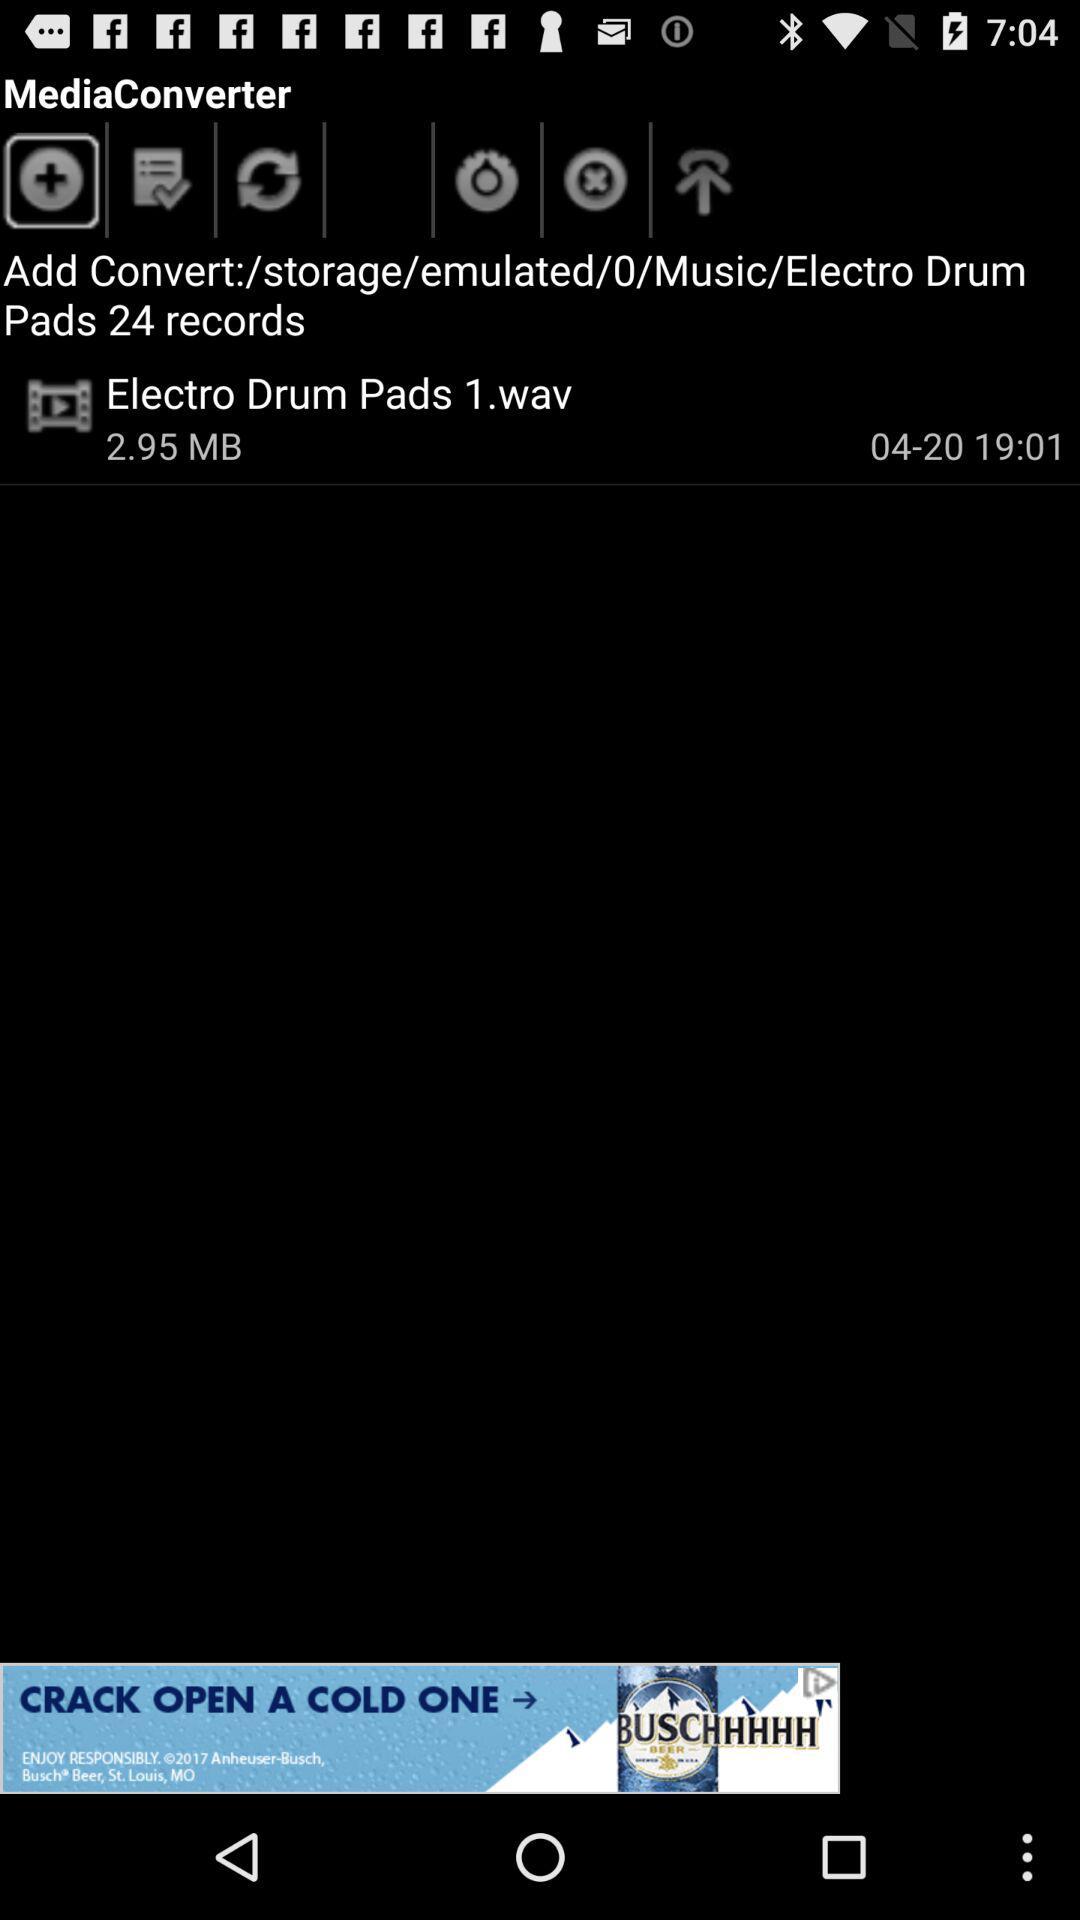 This screenshot has width=1080, height=1920. What do you see at coordinates (51, 185) in the screenshot?
I see `media` at bounding box center [51, 185].